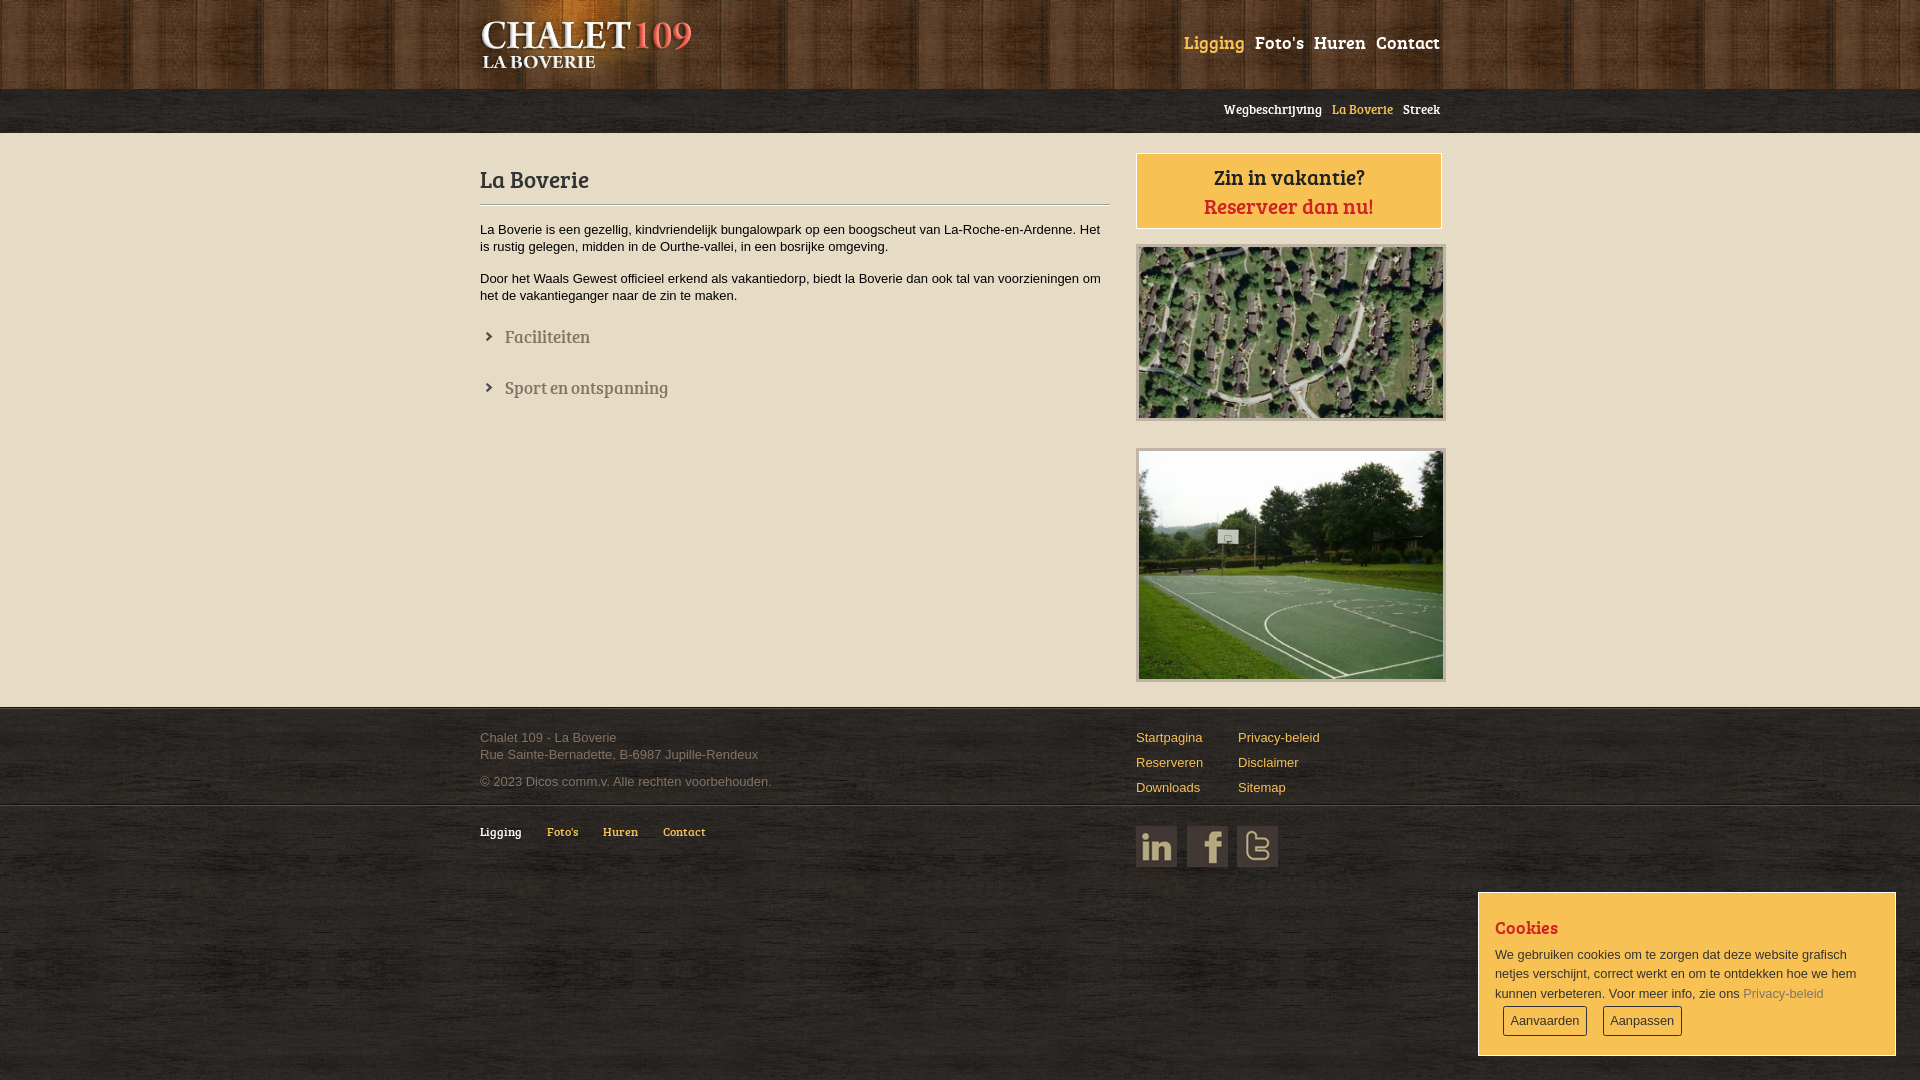 The image size is (1920, 1080). What do you see at coordinates (1544, 1021) in the screenshot?
I see `'Aanvaarden'` at bounding box center [1544, 1021].